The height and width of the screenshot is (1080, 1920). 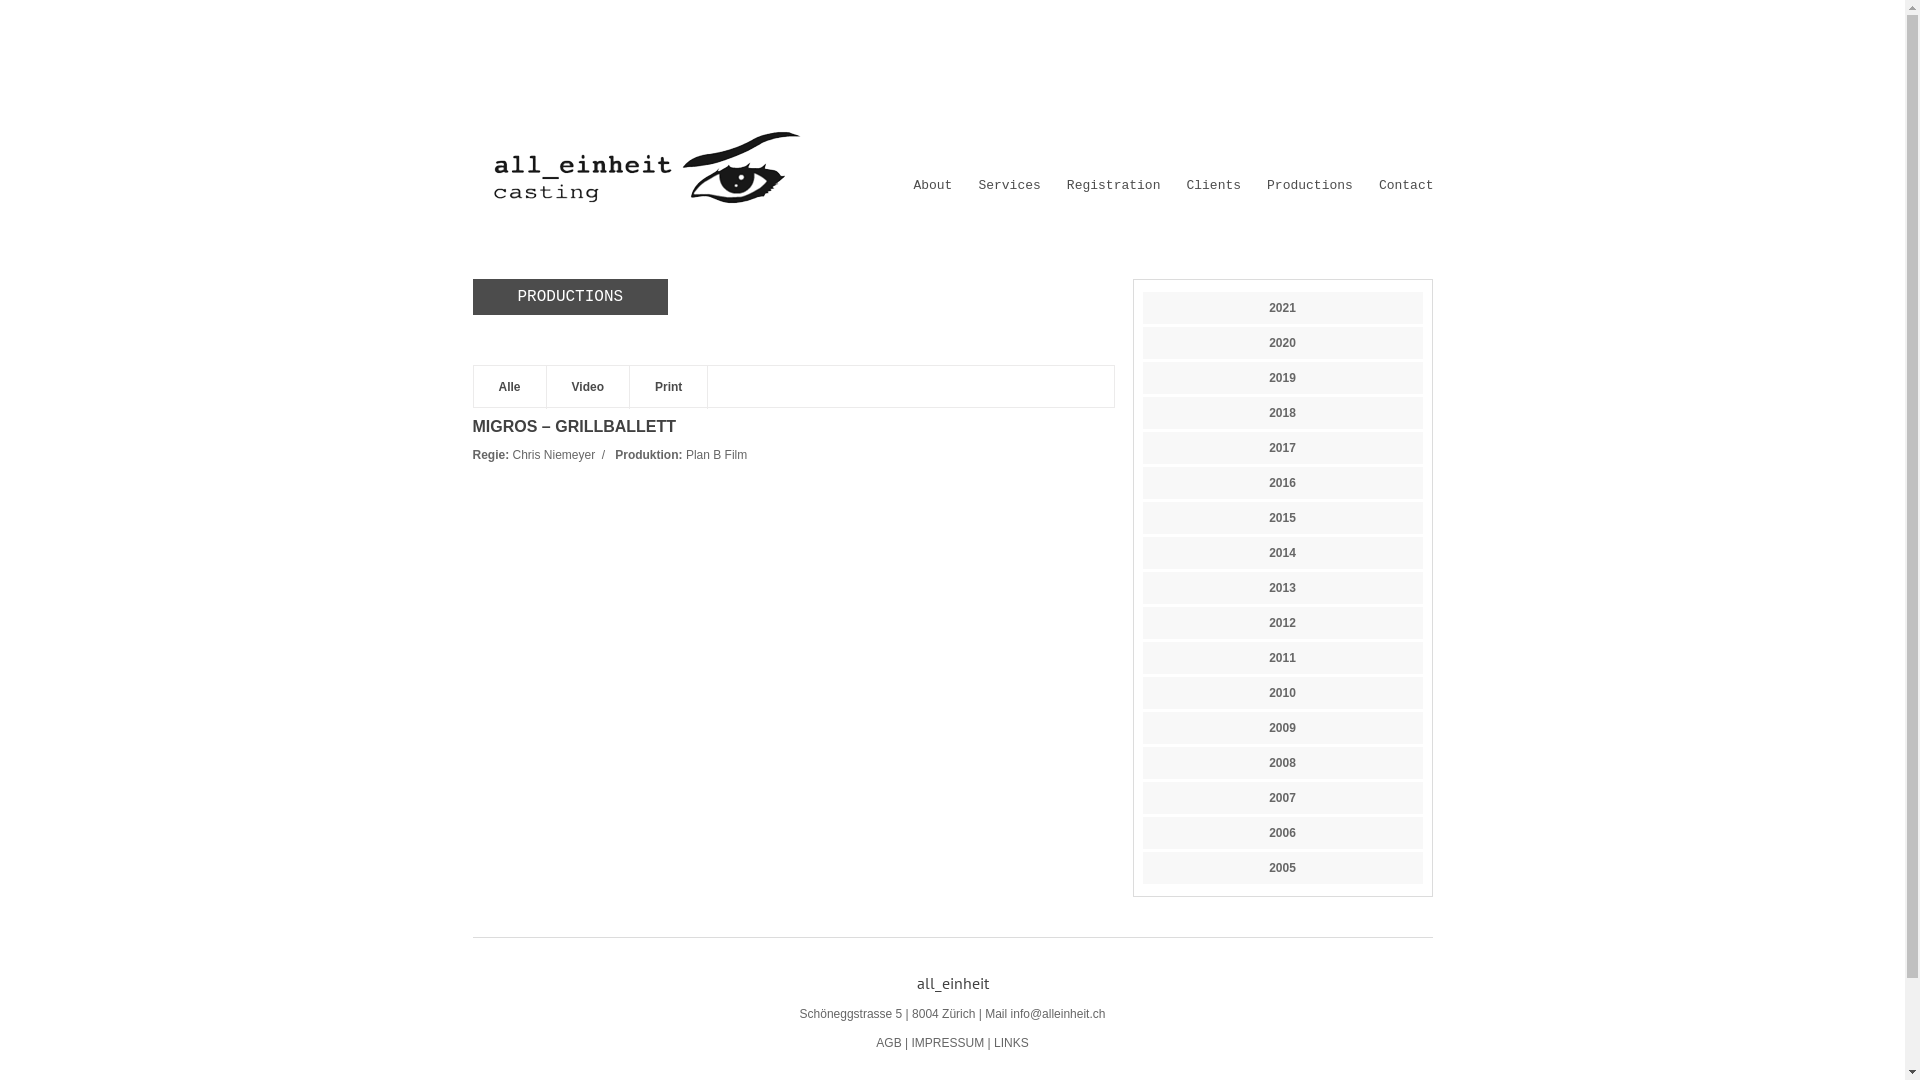 What do you see at coordinates (1281, 586) in the screenshot?
I see `'2013'` at bounding box center [1281, 586].